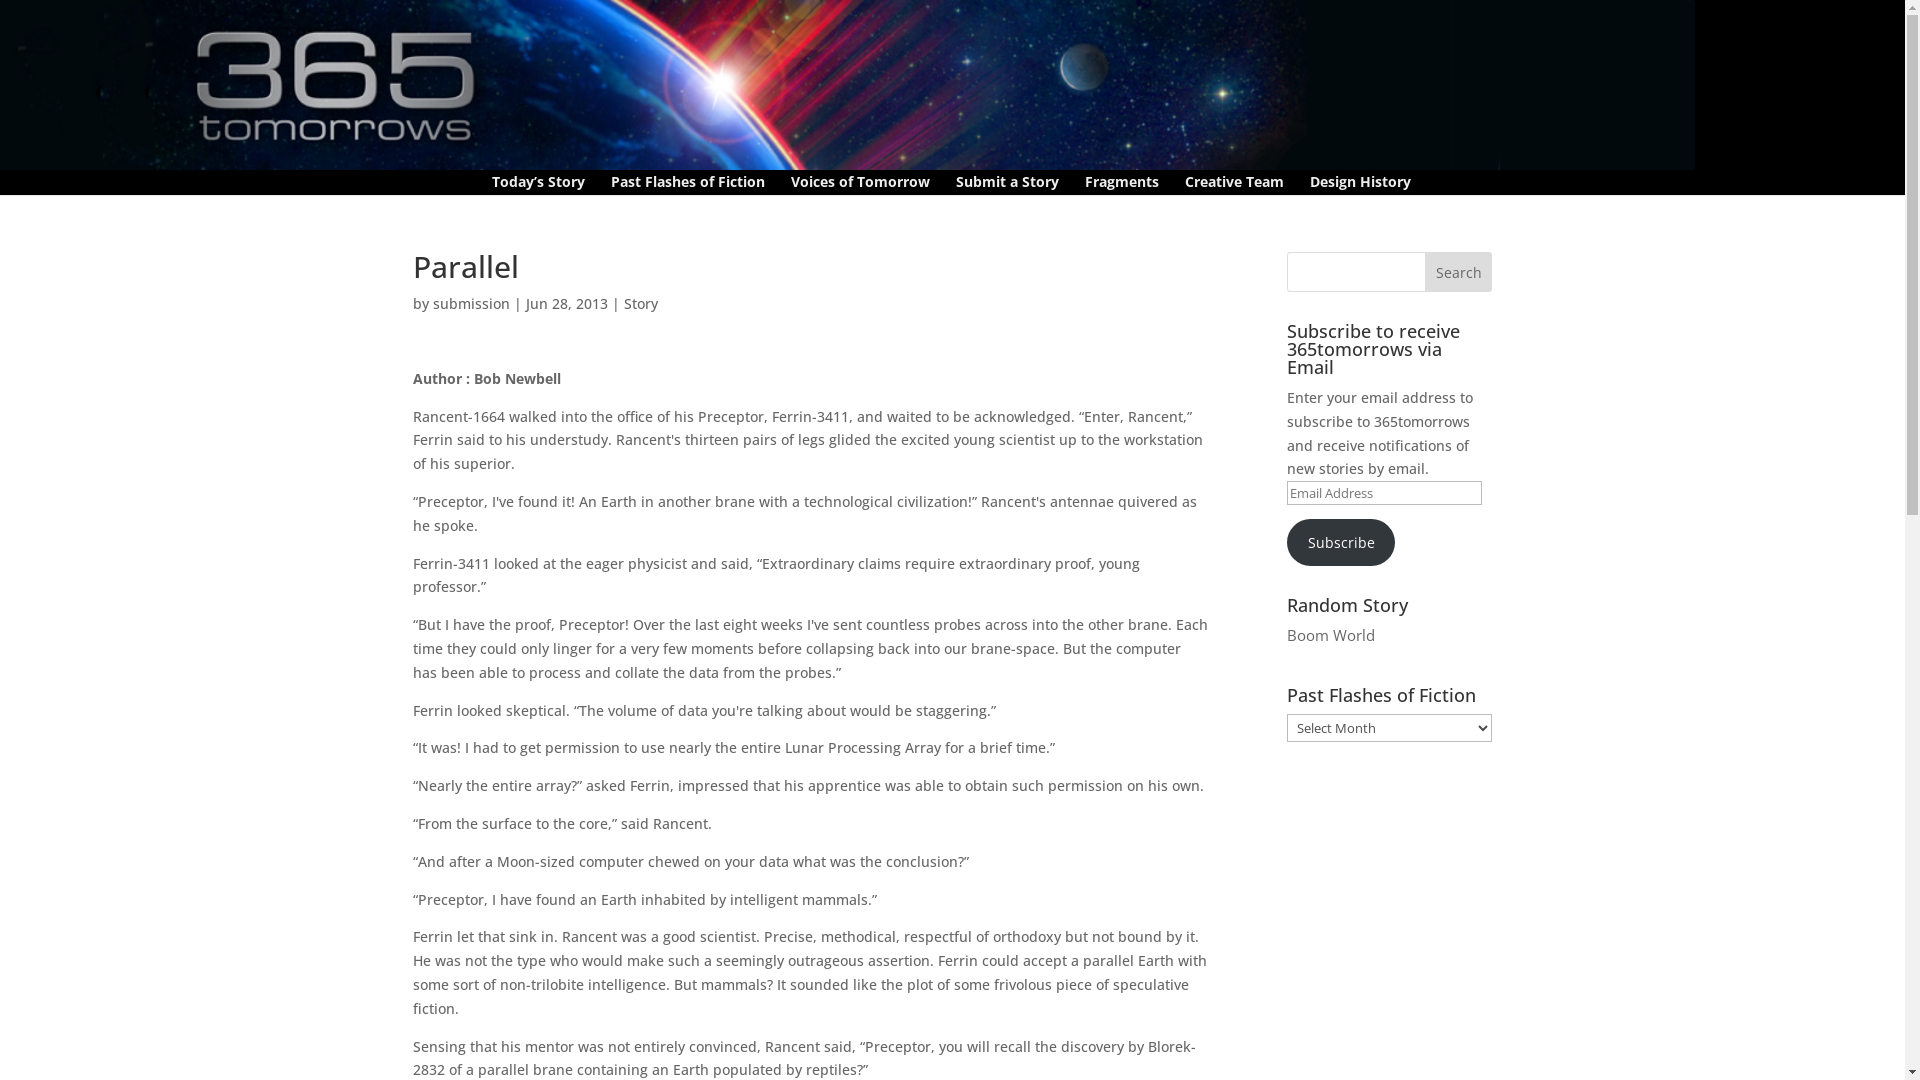 Image resolution: width=1920 pixels, height=1080 pixels. Describe the element at coordinates (860, 185) in the screenshot. I see `'Voices of Tomorrow'` at that location.